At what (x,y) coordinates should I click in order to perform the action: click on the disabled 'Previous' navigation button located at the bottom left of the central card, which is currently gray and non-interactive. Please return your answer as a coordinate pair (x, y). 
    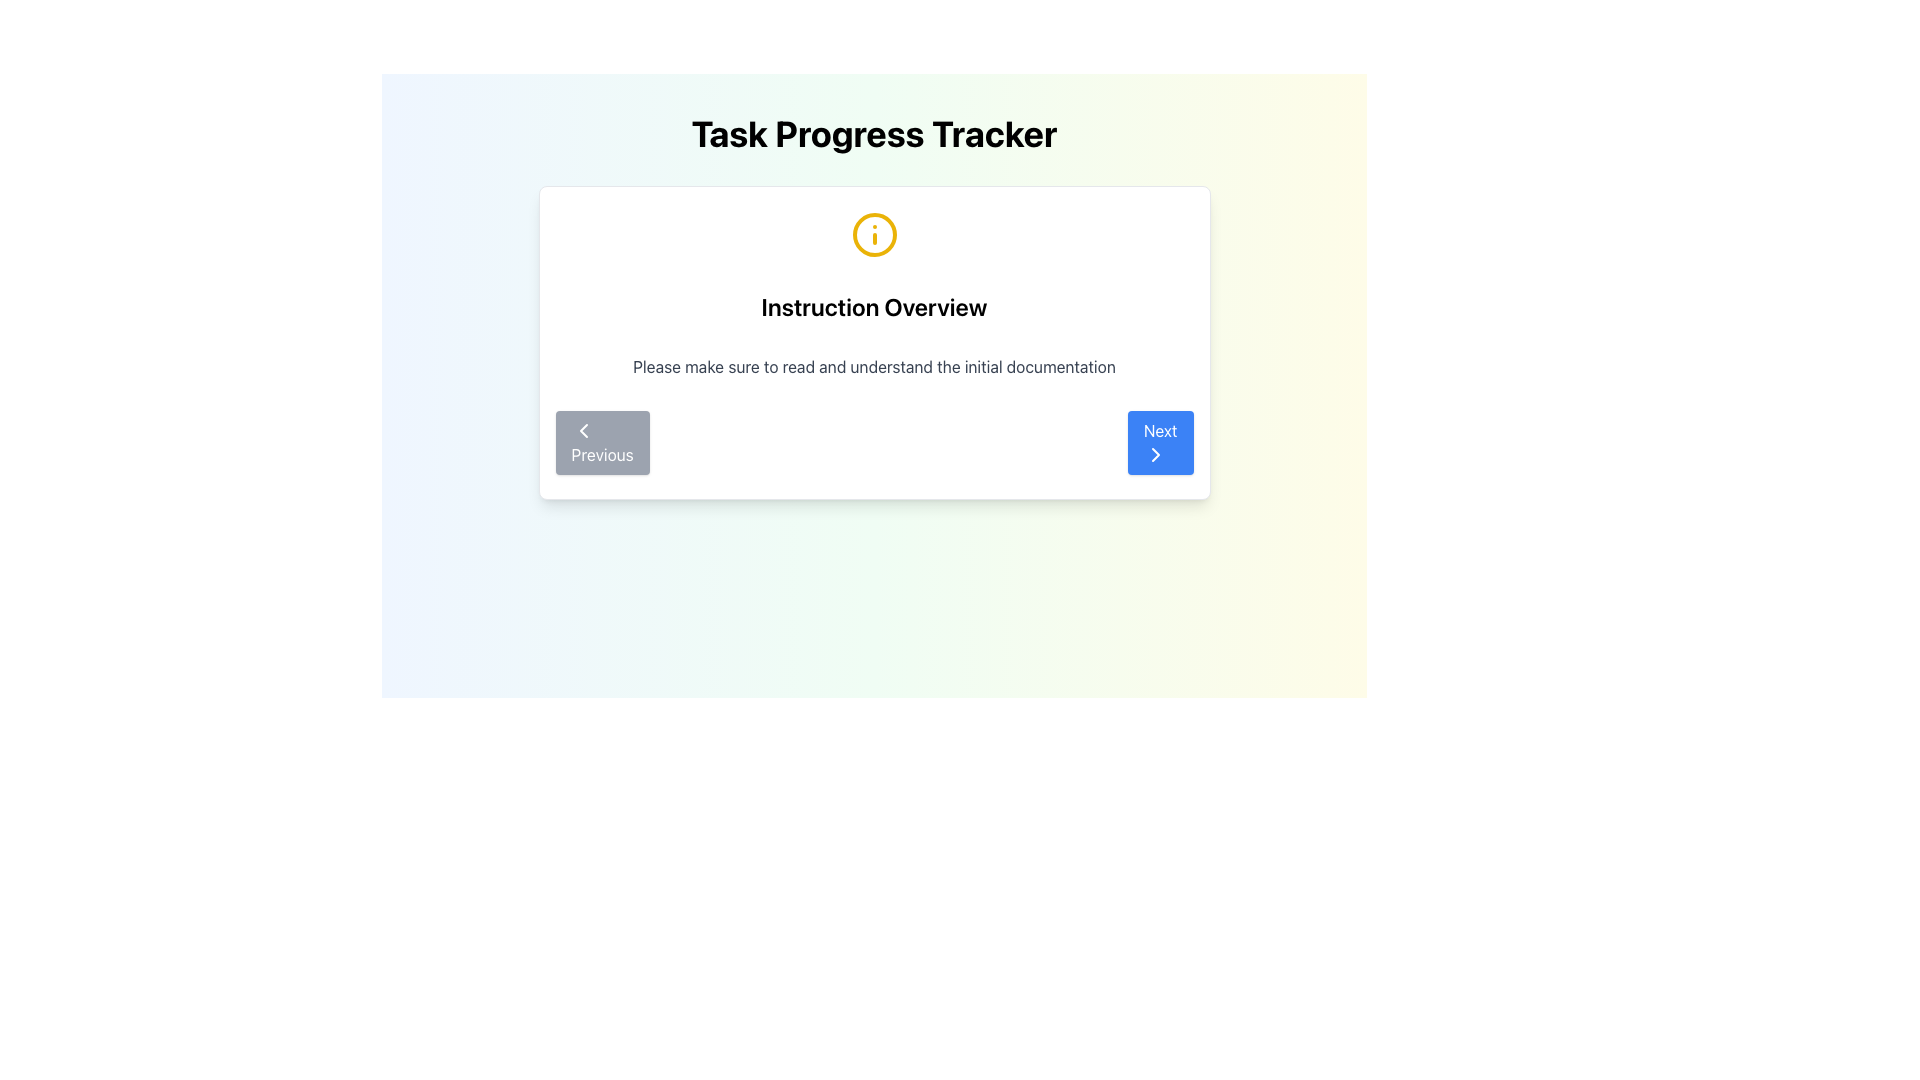
    Looking at the image, I should click on (601, 442).